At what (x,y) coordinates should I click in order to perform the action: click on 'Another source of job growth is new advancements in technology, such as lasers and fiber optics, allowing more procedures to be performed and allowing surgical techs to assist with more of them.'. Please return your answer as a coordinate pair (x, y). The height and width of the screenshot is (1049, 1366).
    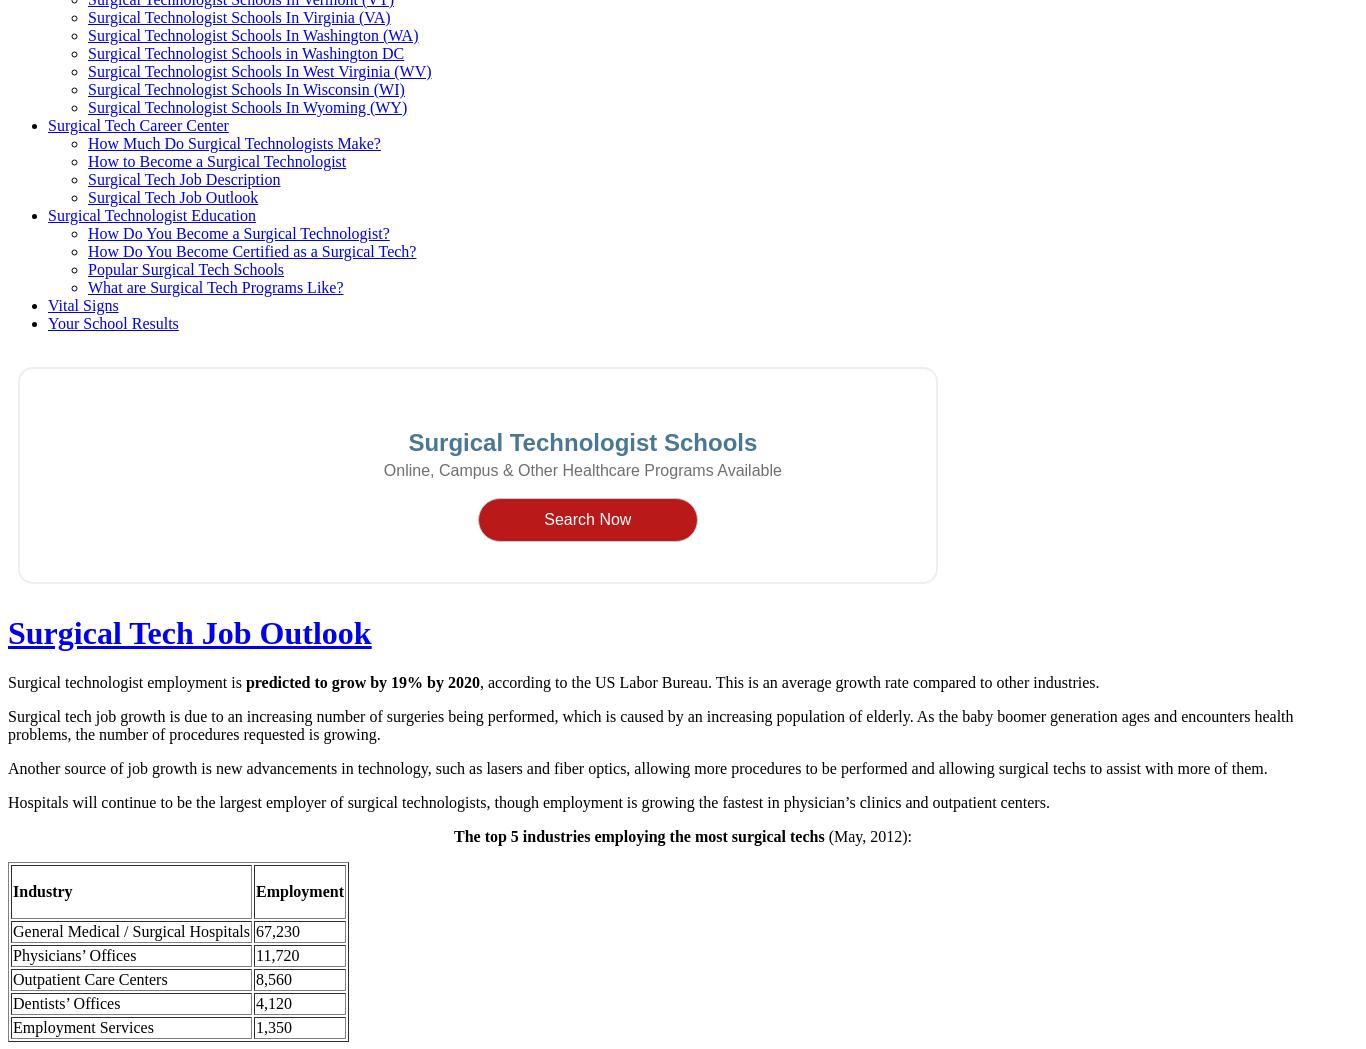
    Looking at the image, I should click on (636, 766).